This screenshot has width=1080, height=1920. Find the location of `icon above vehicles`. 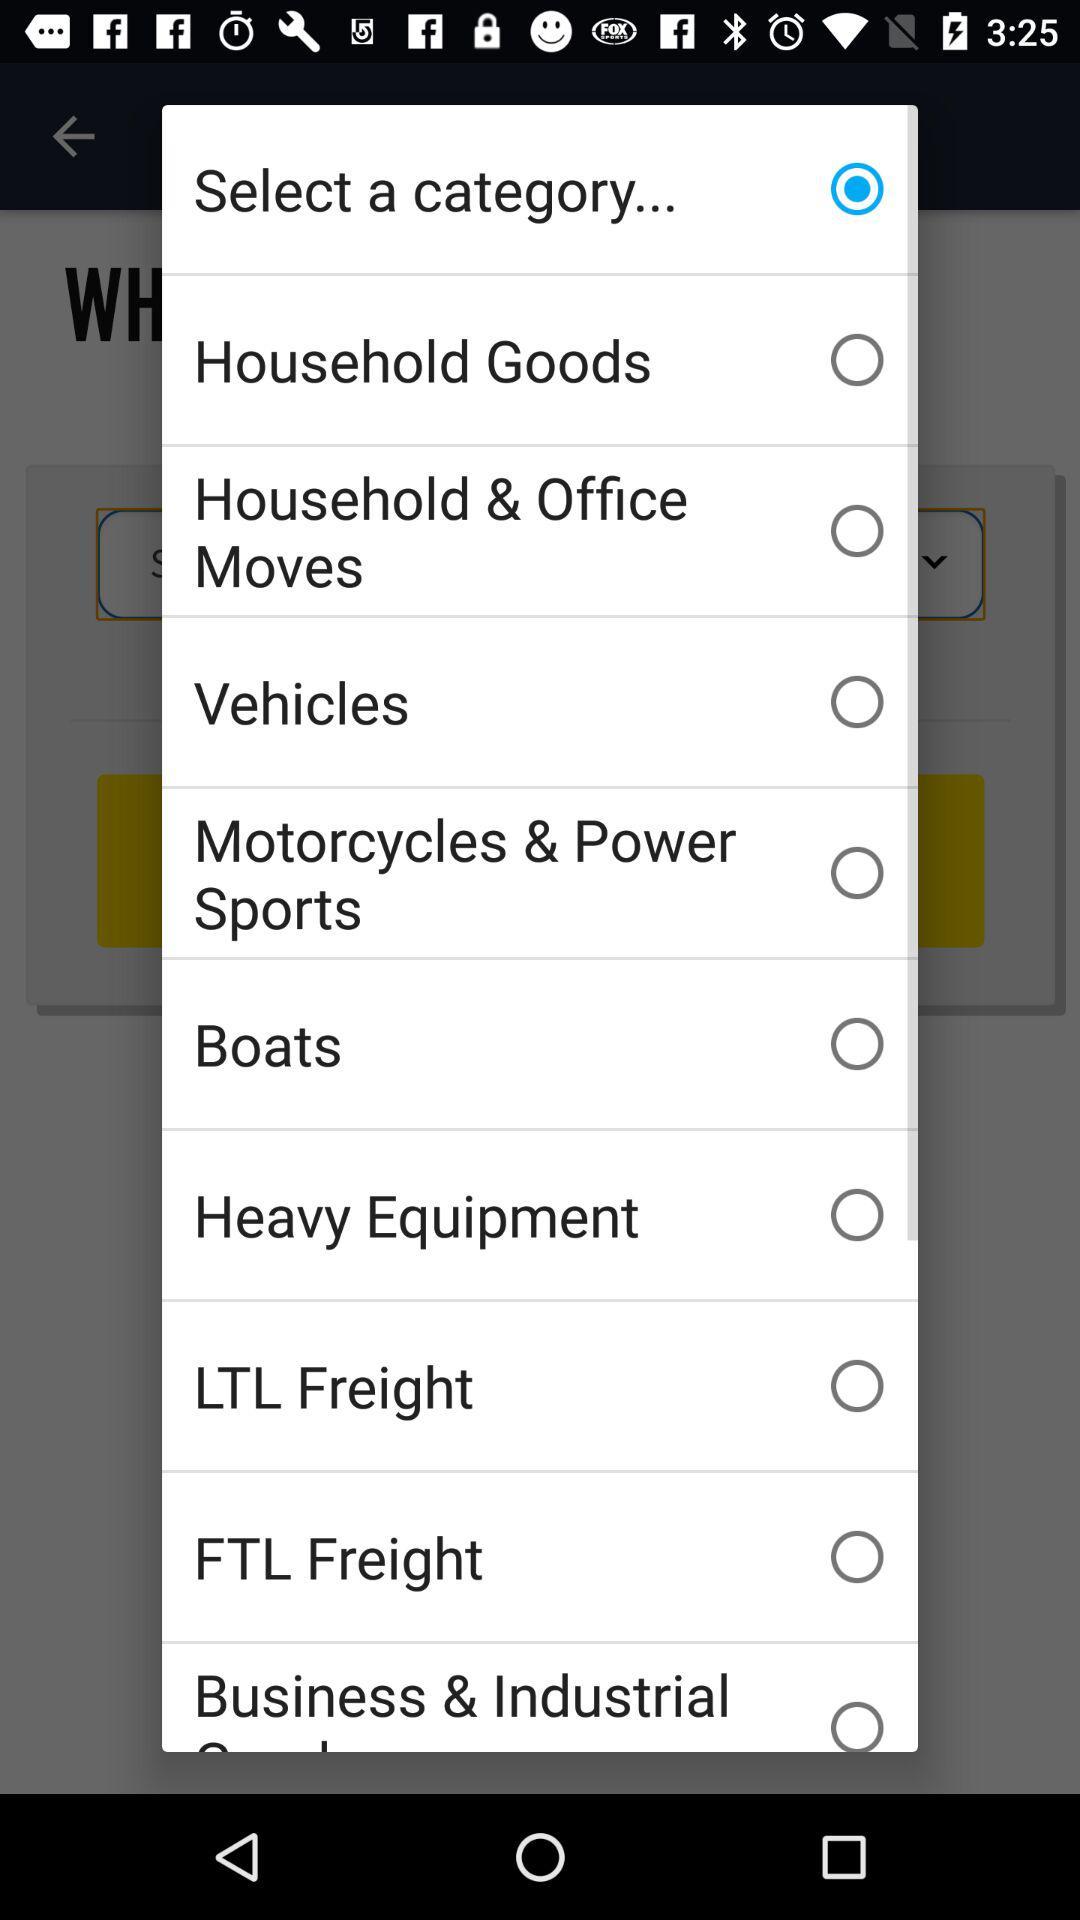

icon above vehicles is located at coordinates (540, 531).